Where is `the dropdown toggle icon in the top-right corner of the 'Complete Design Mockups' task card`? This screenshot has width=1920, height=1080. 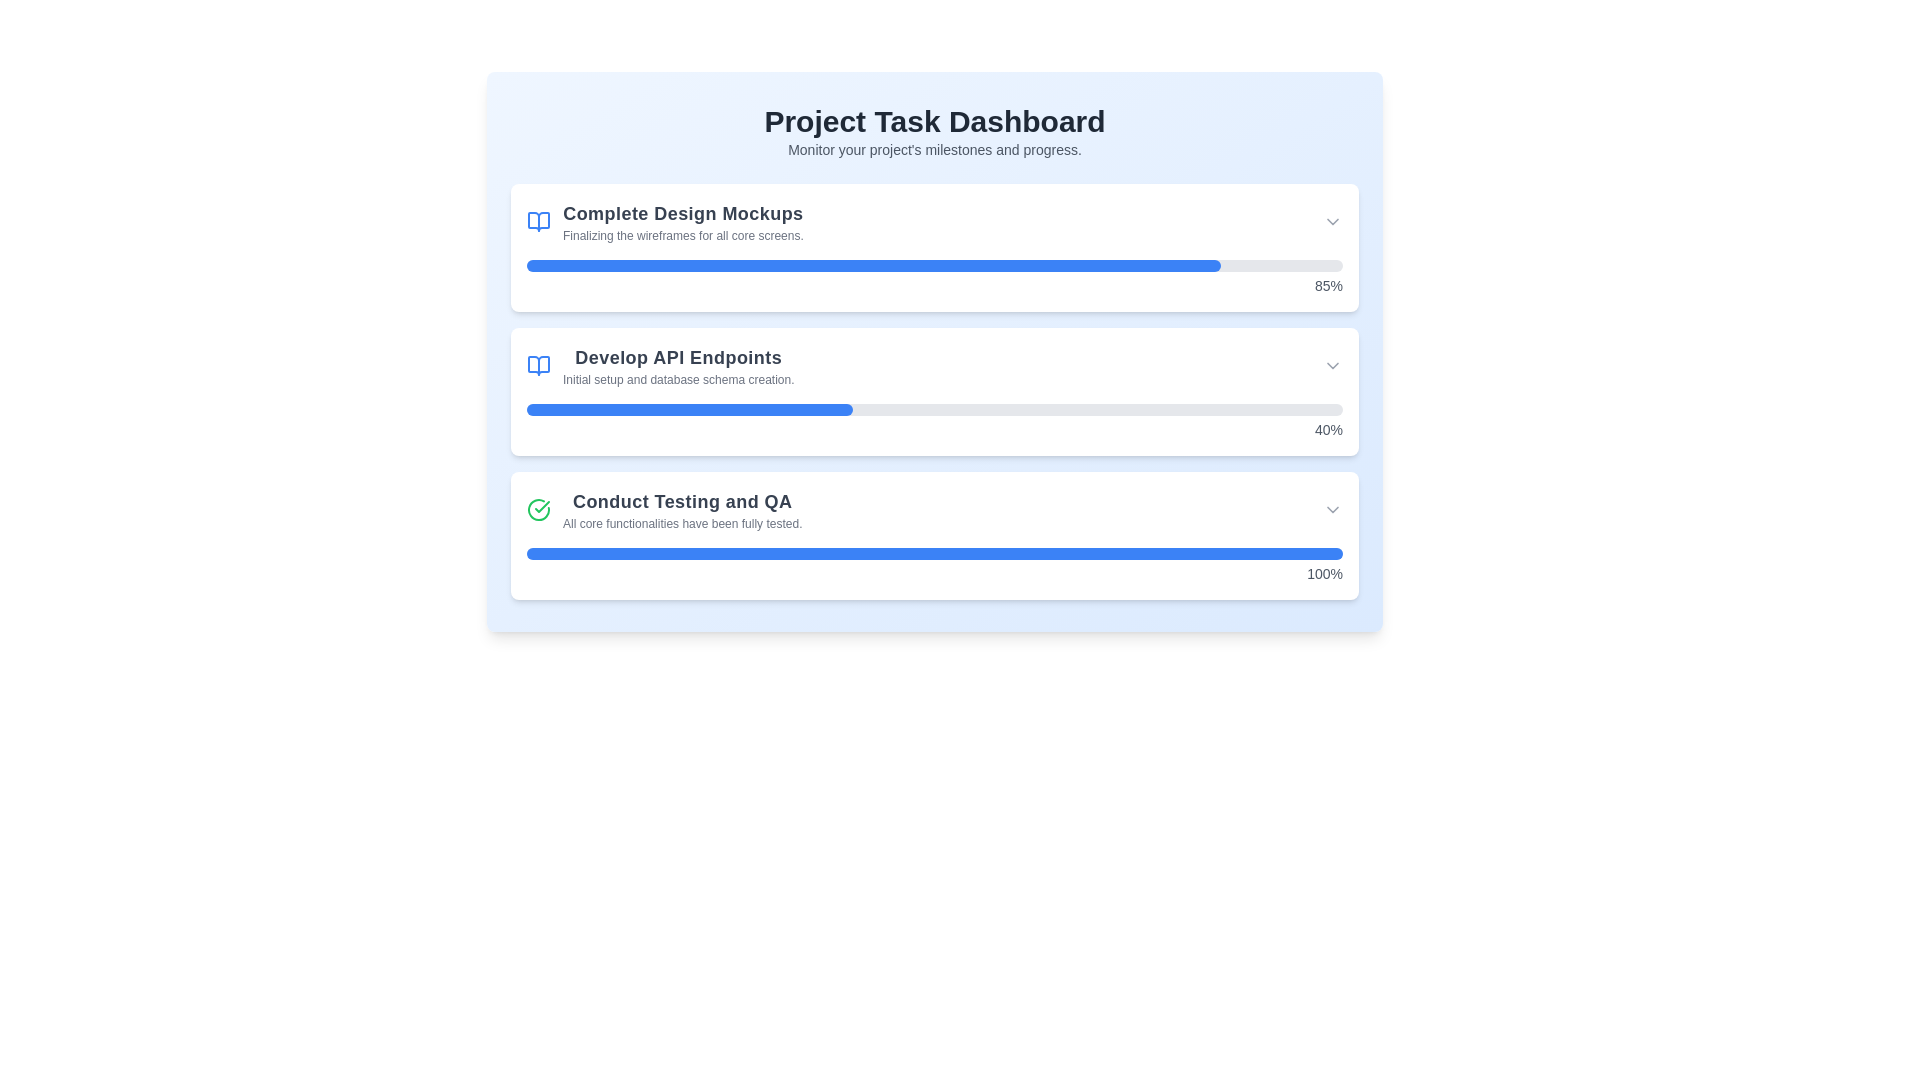
the dropdown toggle icon in the top-right corner of the 'Complete Design Mockups' task card is located at coordinates (1333, 222).